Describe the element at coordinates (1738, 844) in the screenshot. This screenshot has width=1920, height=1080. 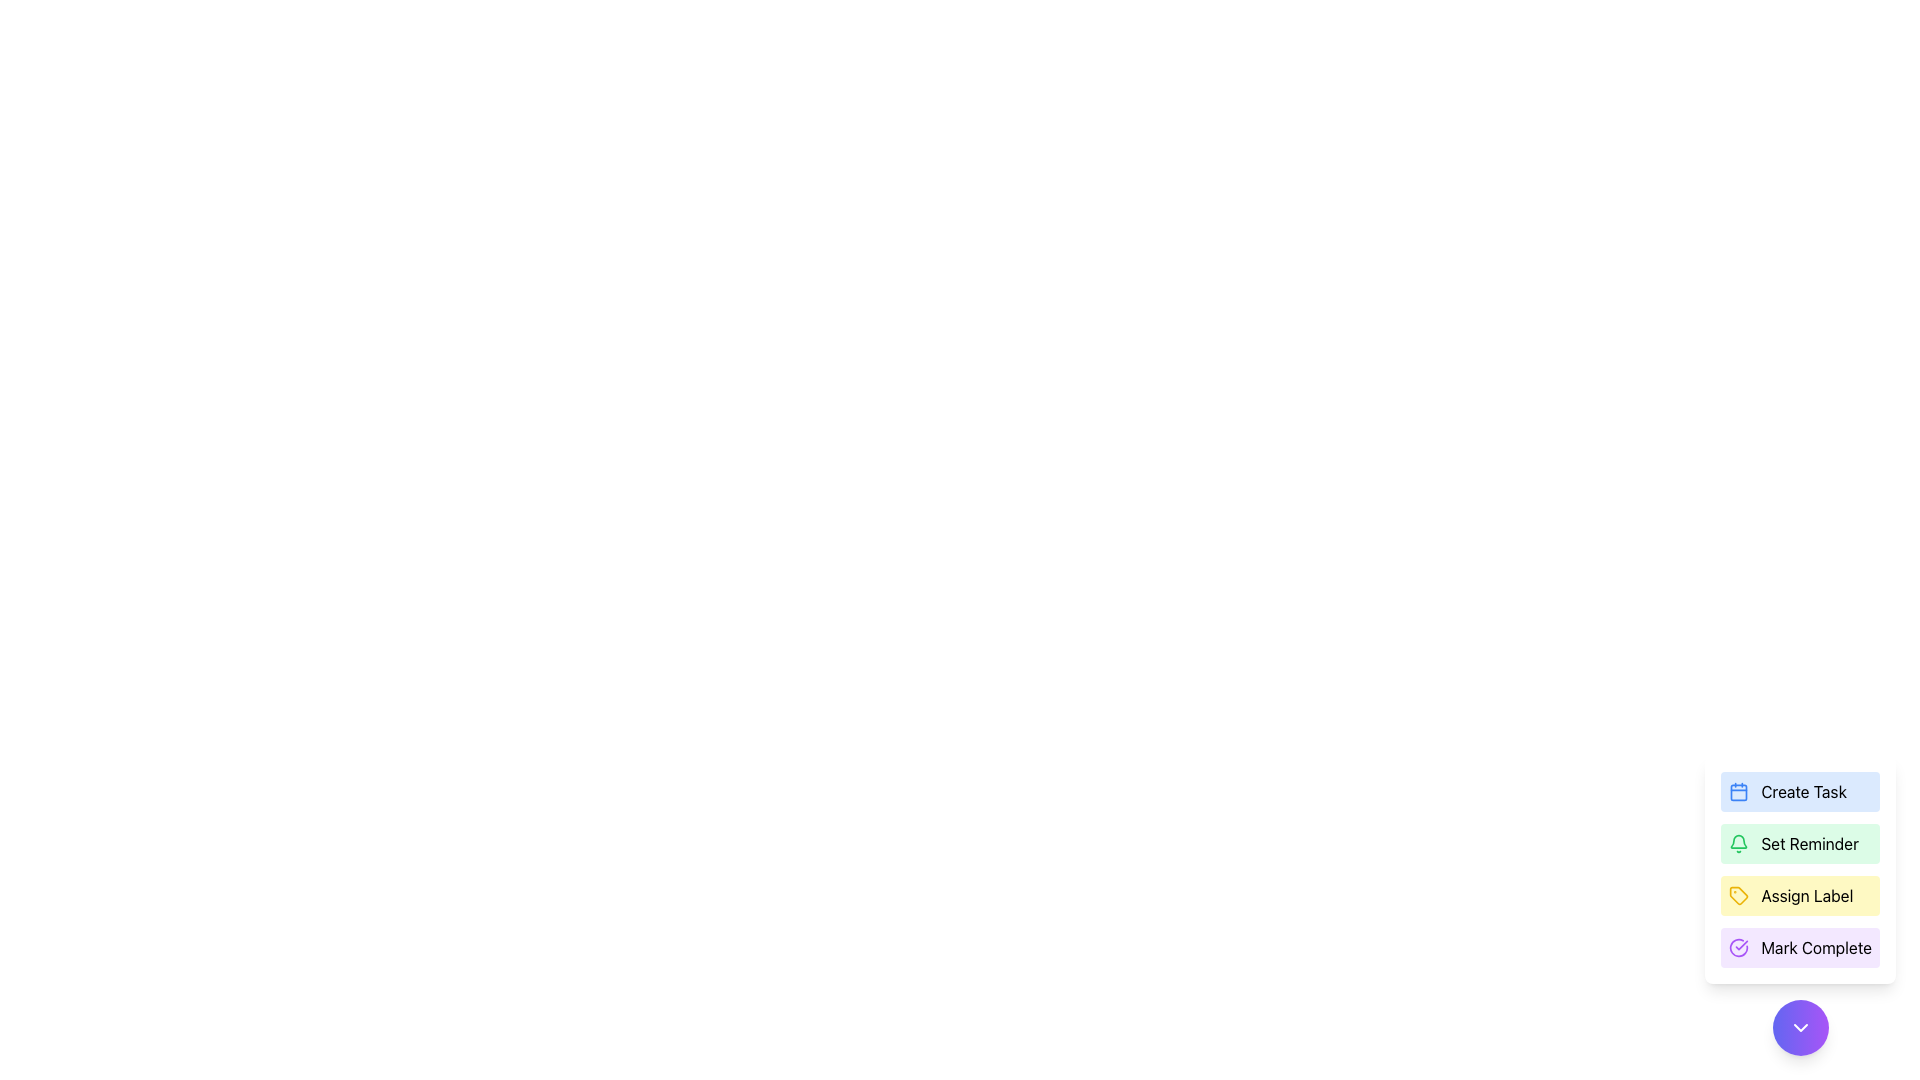
I see `the reminder-setting icon located in the second item of the vertically arranged menu list, which is visually represented alongside the 'Set Reminder' text` at that location.